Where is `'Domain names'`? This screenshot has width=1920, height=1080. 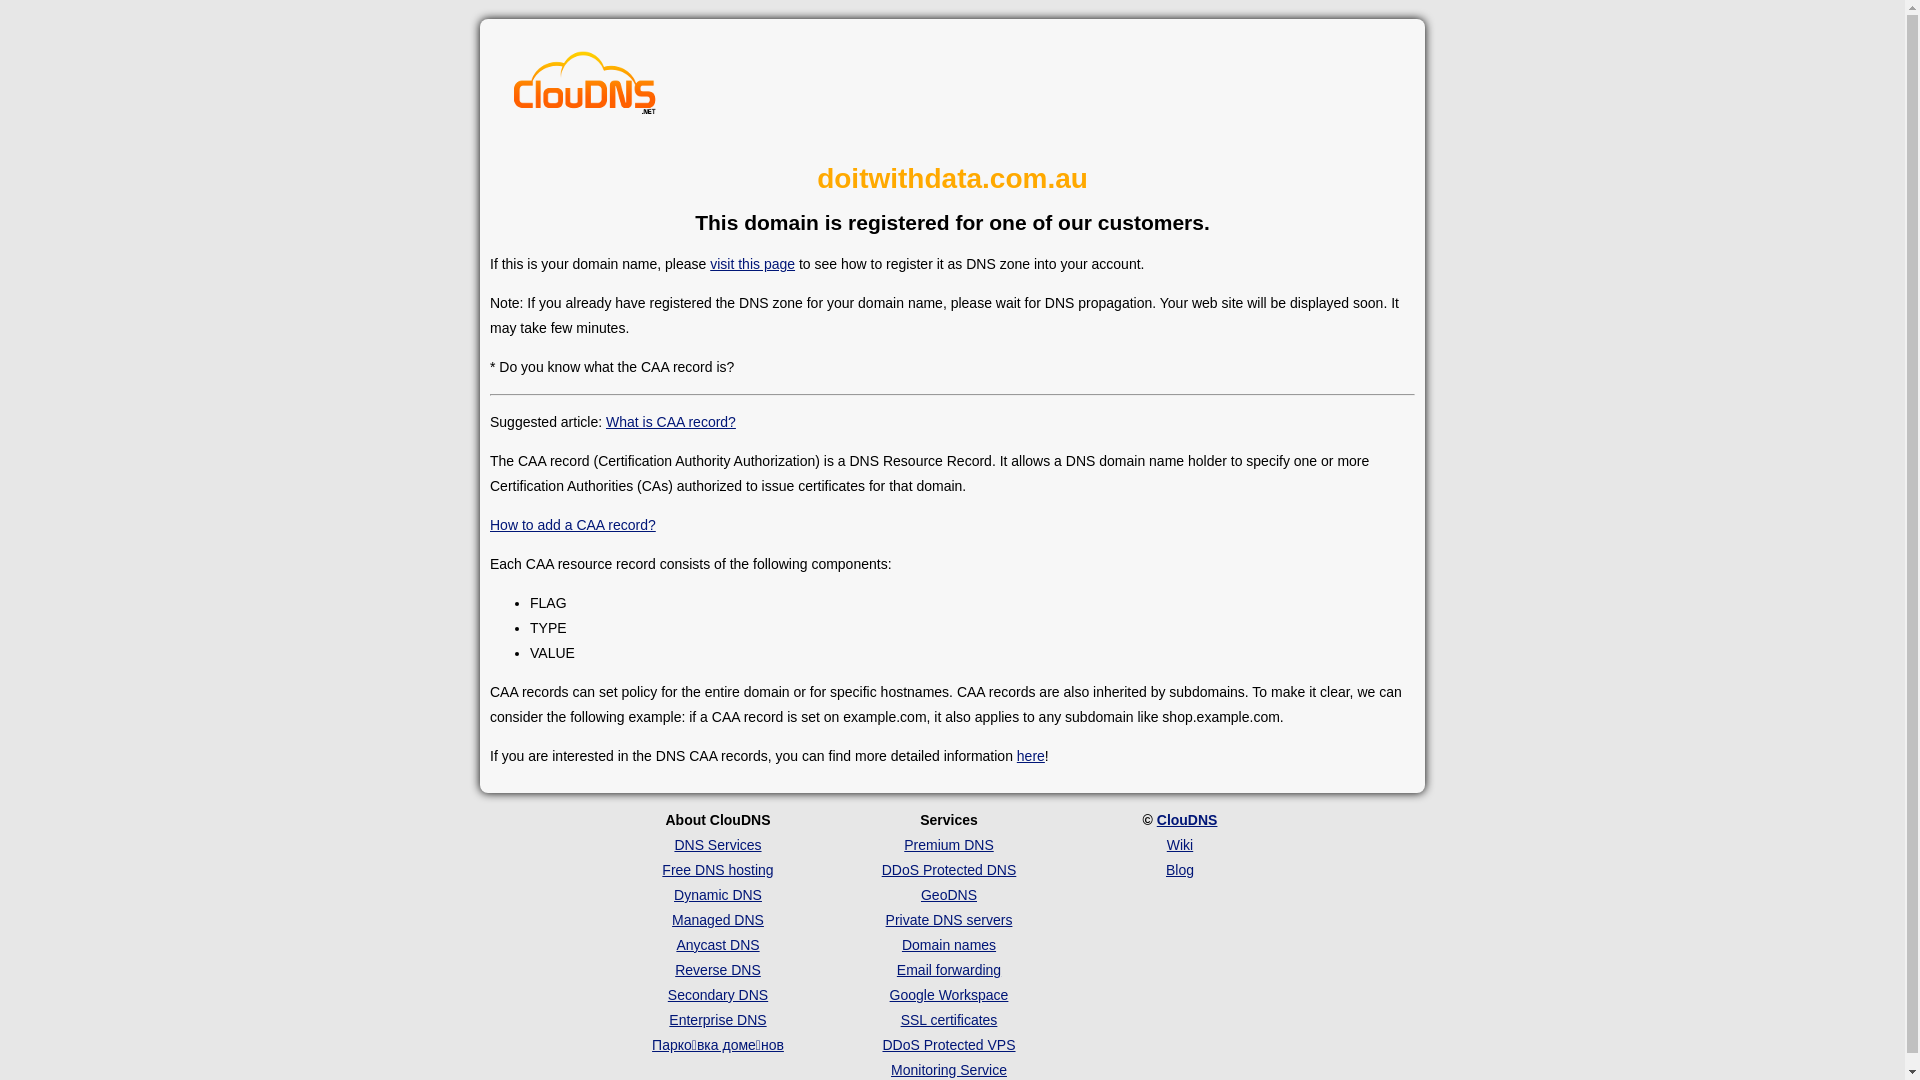
'Domain names' is located at coordinates (948, 945).